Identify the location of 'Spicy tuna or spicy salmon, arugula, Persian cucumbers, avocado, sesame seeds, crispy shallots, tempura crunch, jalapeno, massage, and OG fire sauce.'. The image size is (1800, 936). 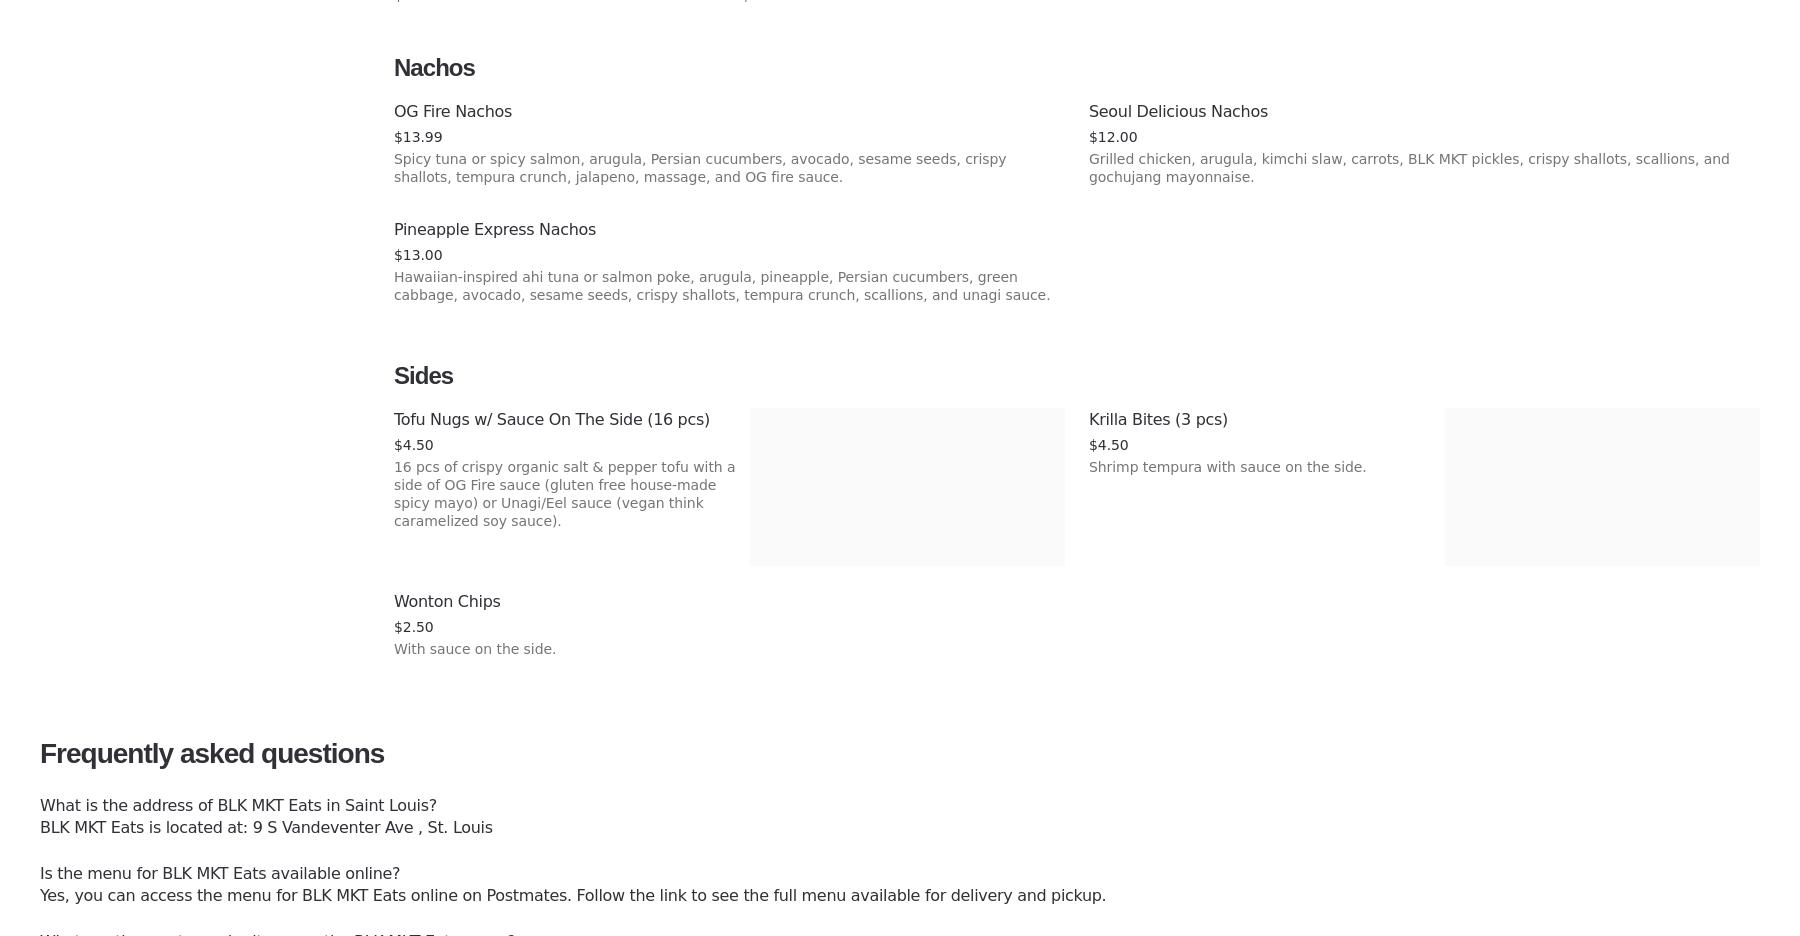
(699, 167).